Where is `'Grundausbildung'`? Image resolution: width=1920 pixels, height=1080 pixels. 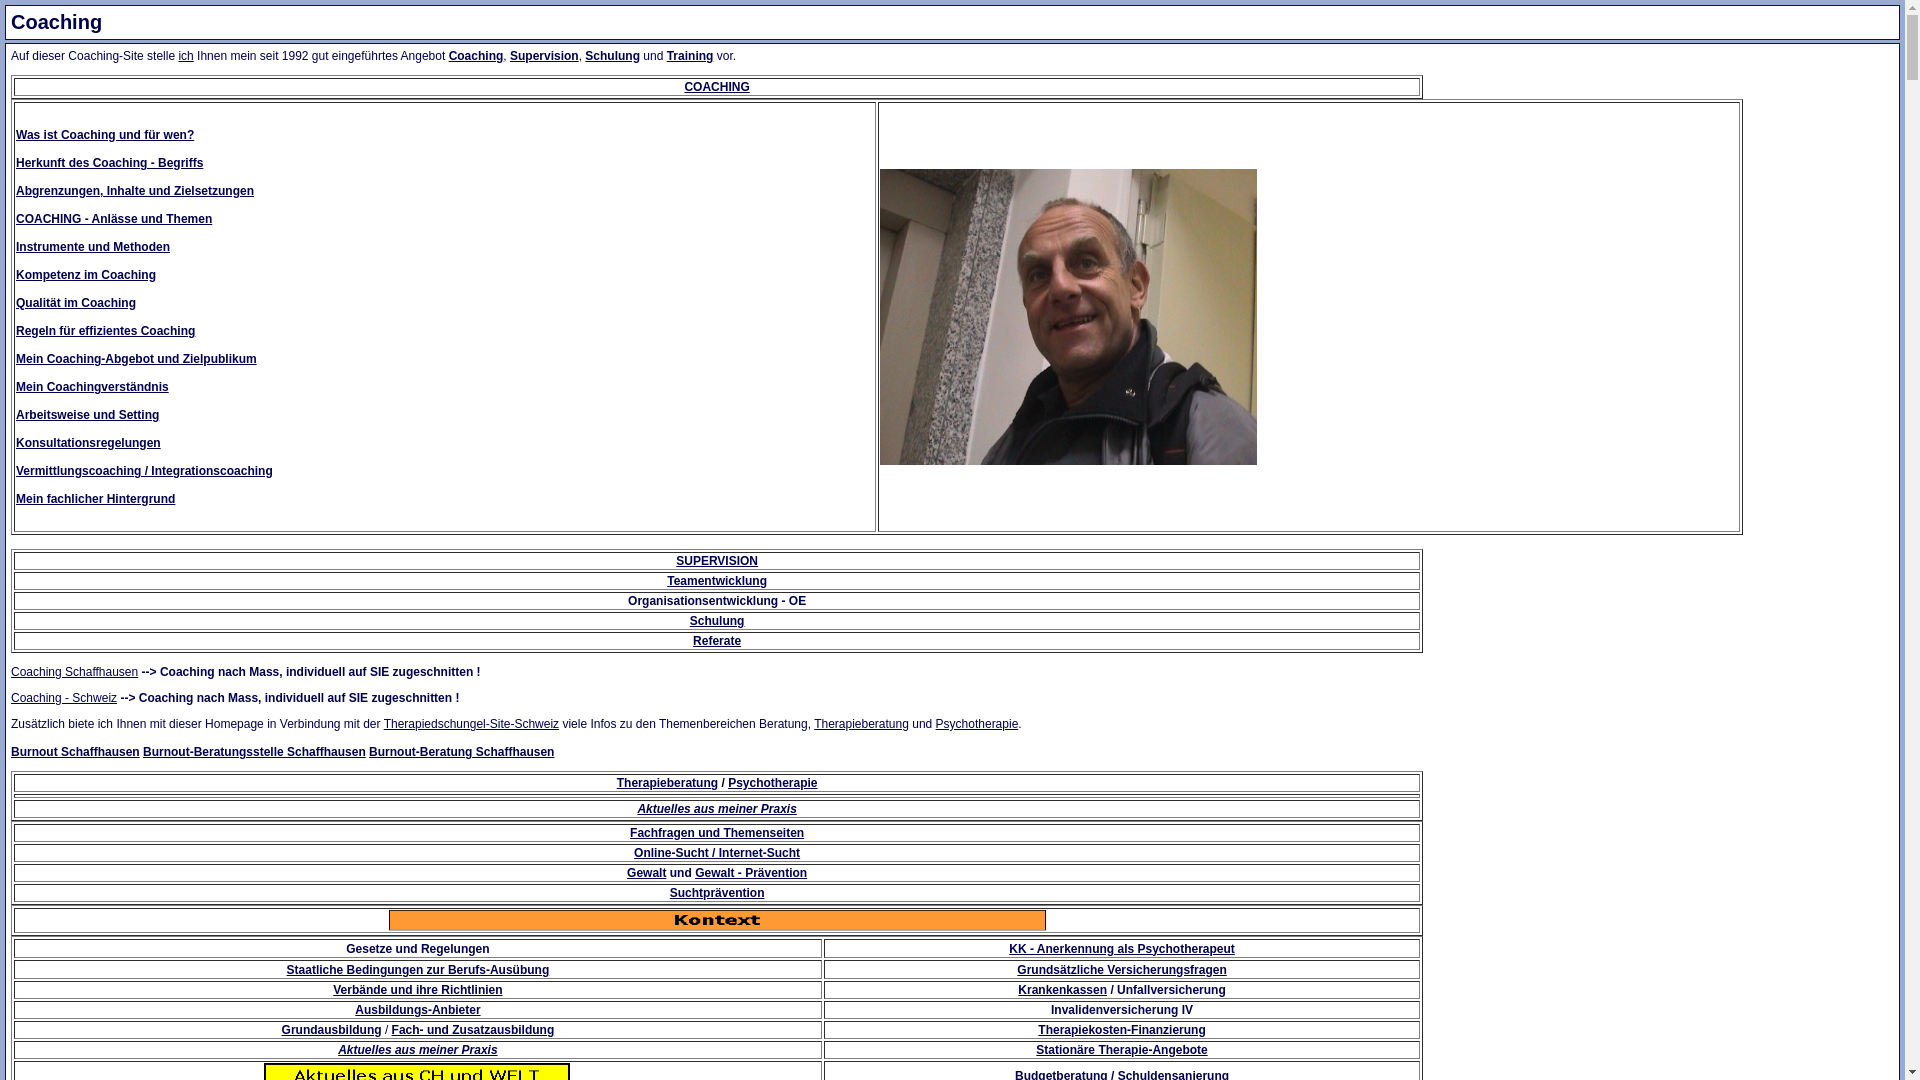 'Grundausbildung' is located at coordinates (281, 1029).